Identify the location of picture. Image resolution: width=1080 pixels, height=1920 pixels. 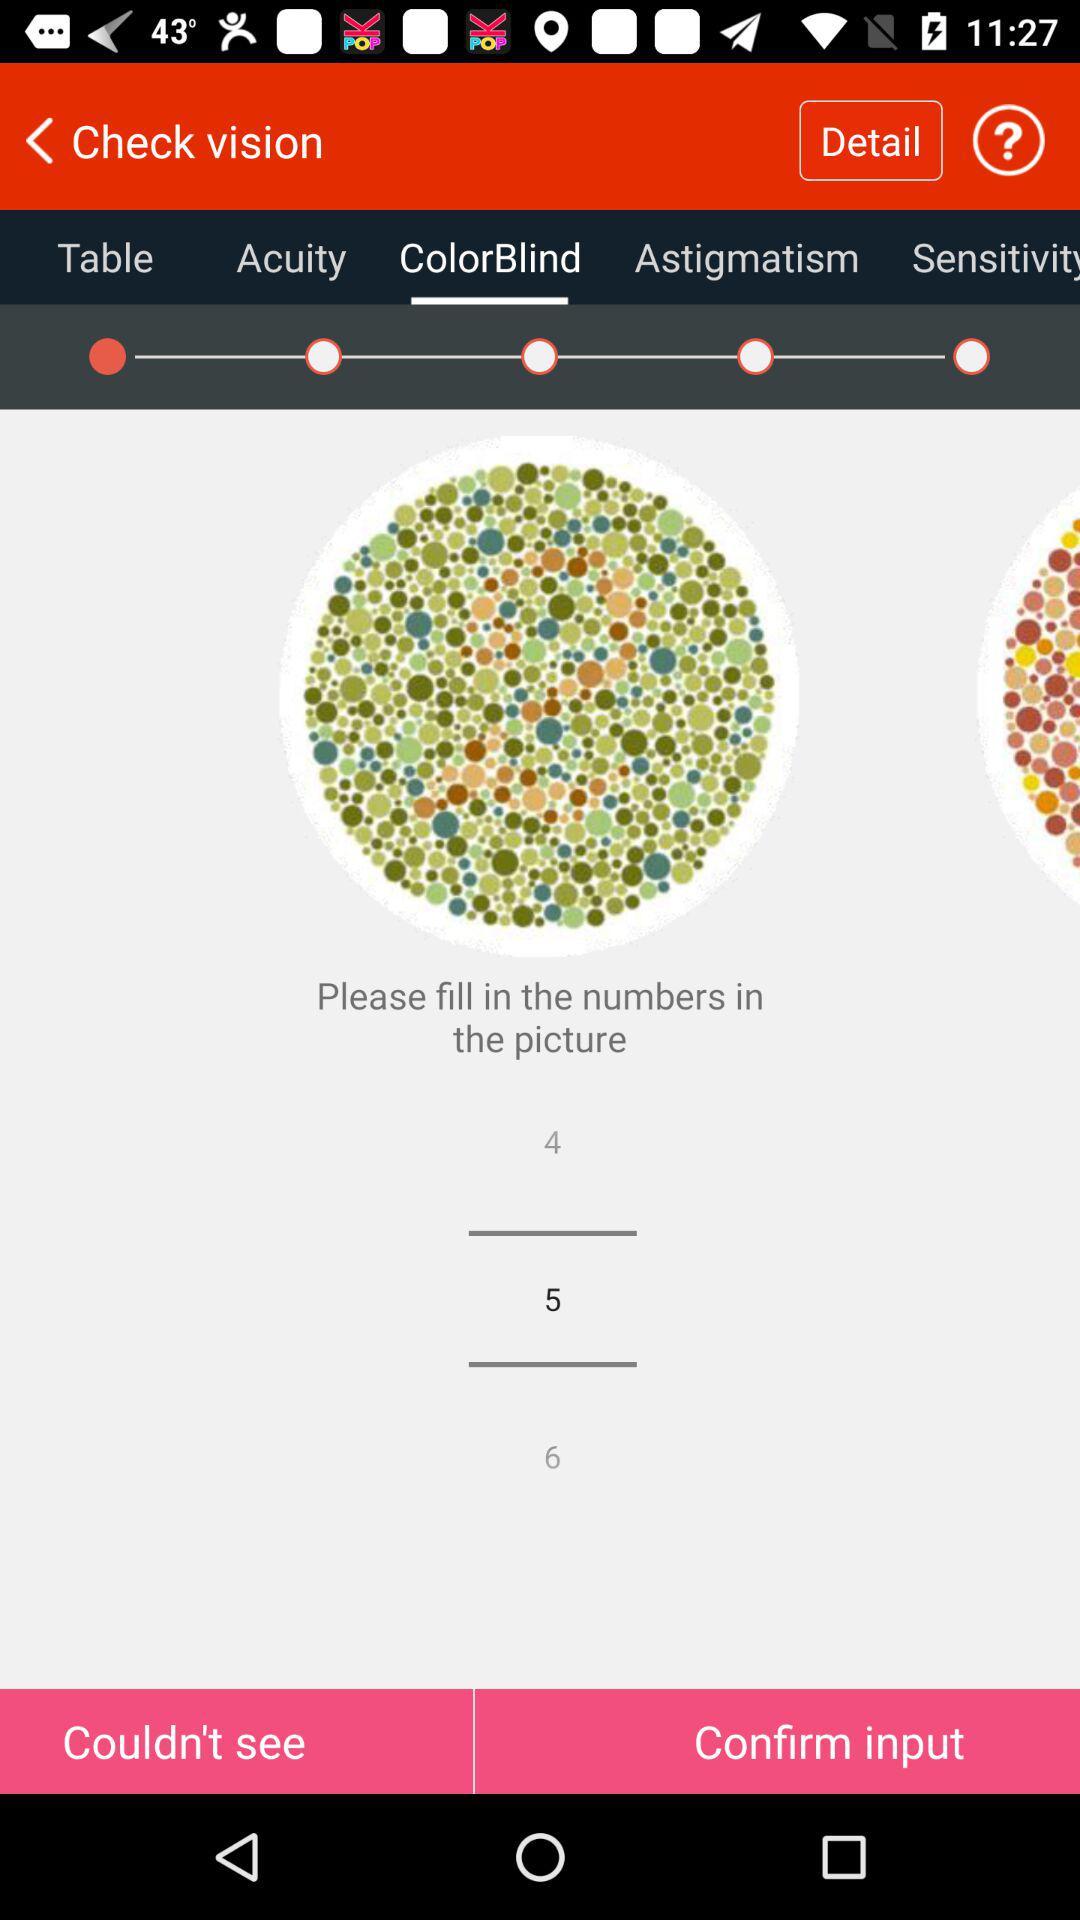
(1027, 696).